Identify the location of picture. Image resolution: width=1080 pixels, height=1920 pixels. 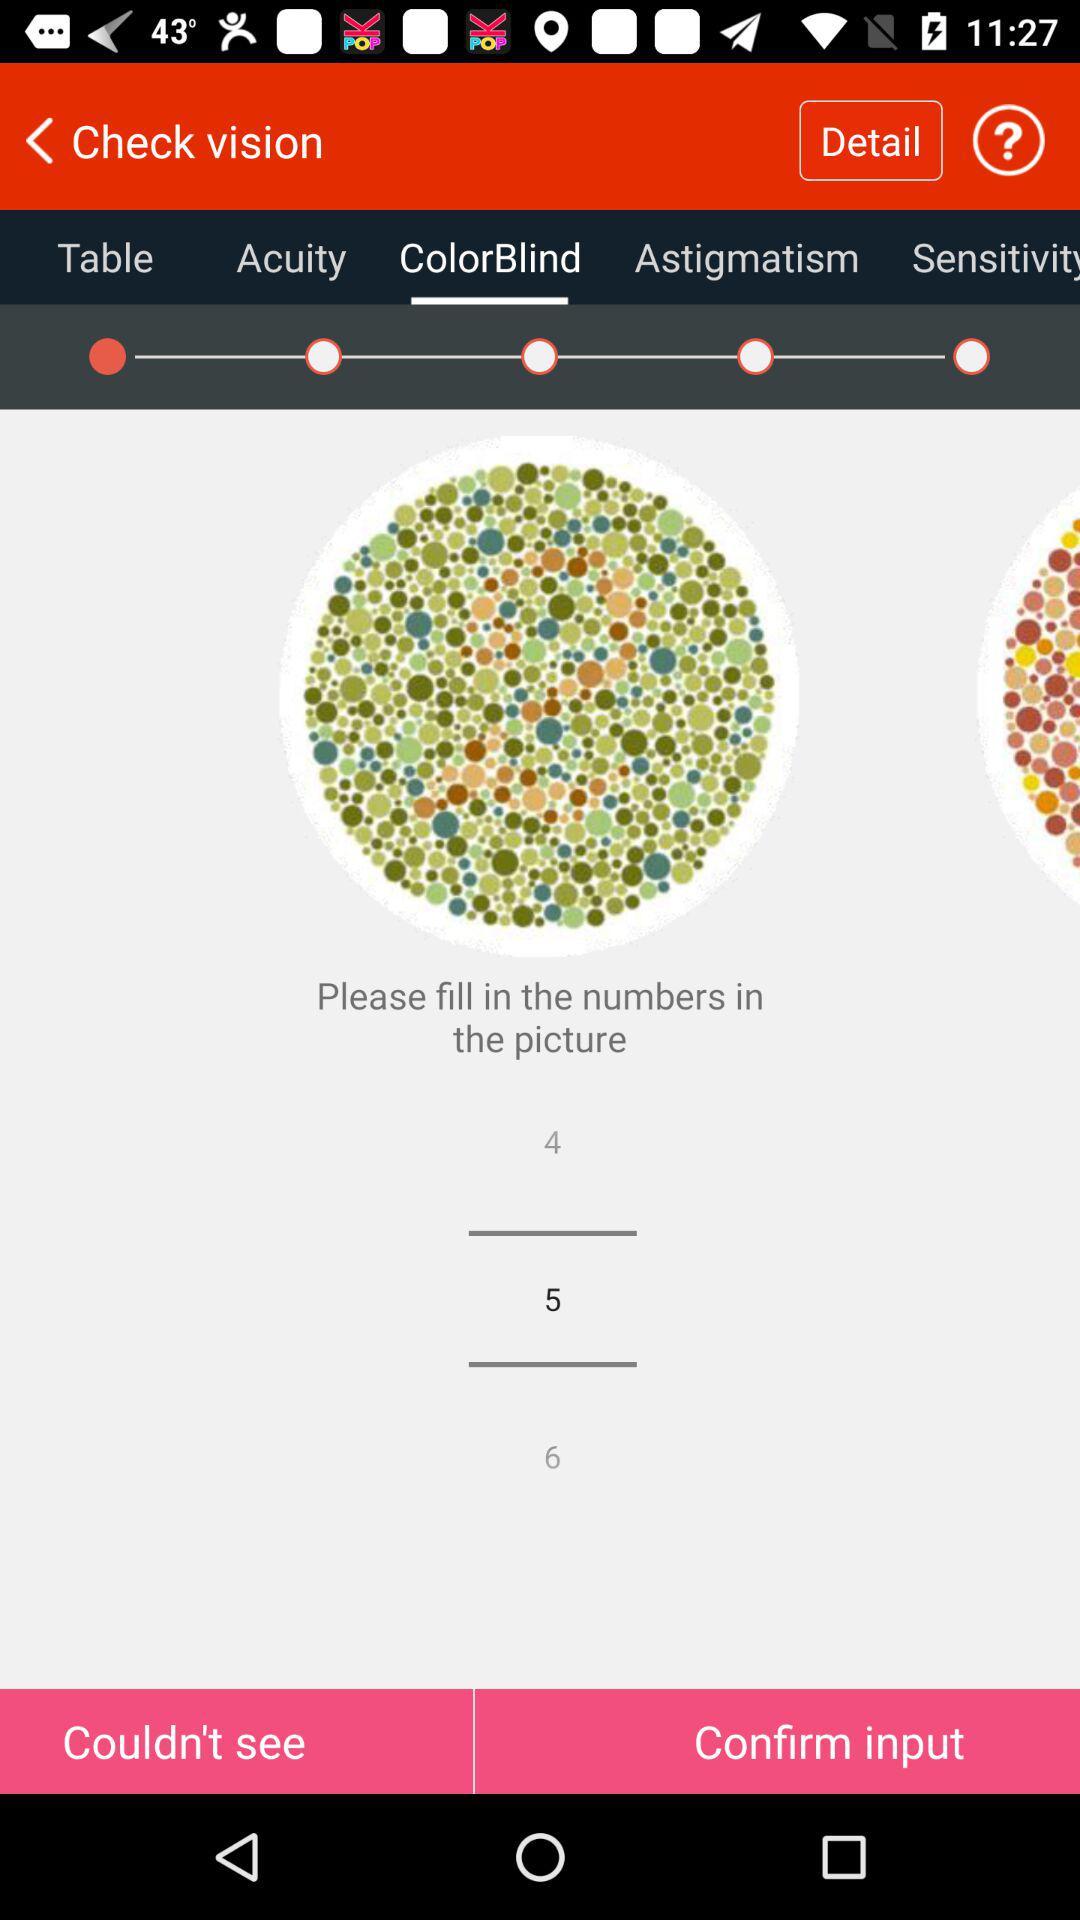
(1027, 696).